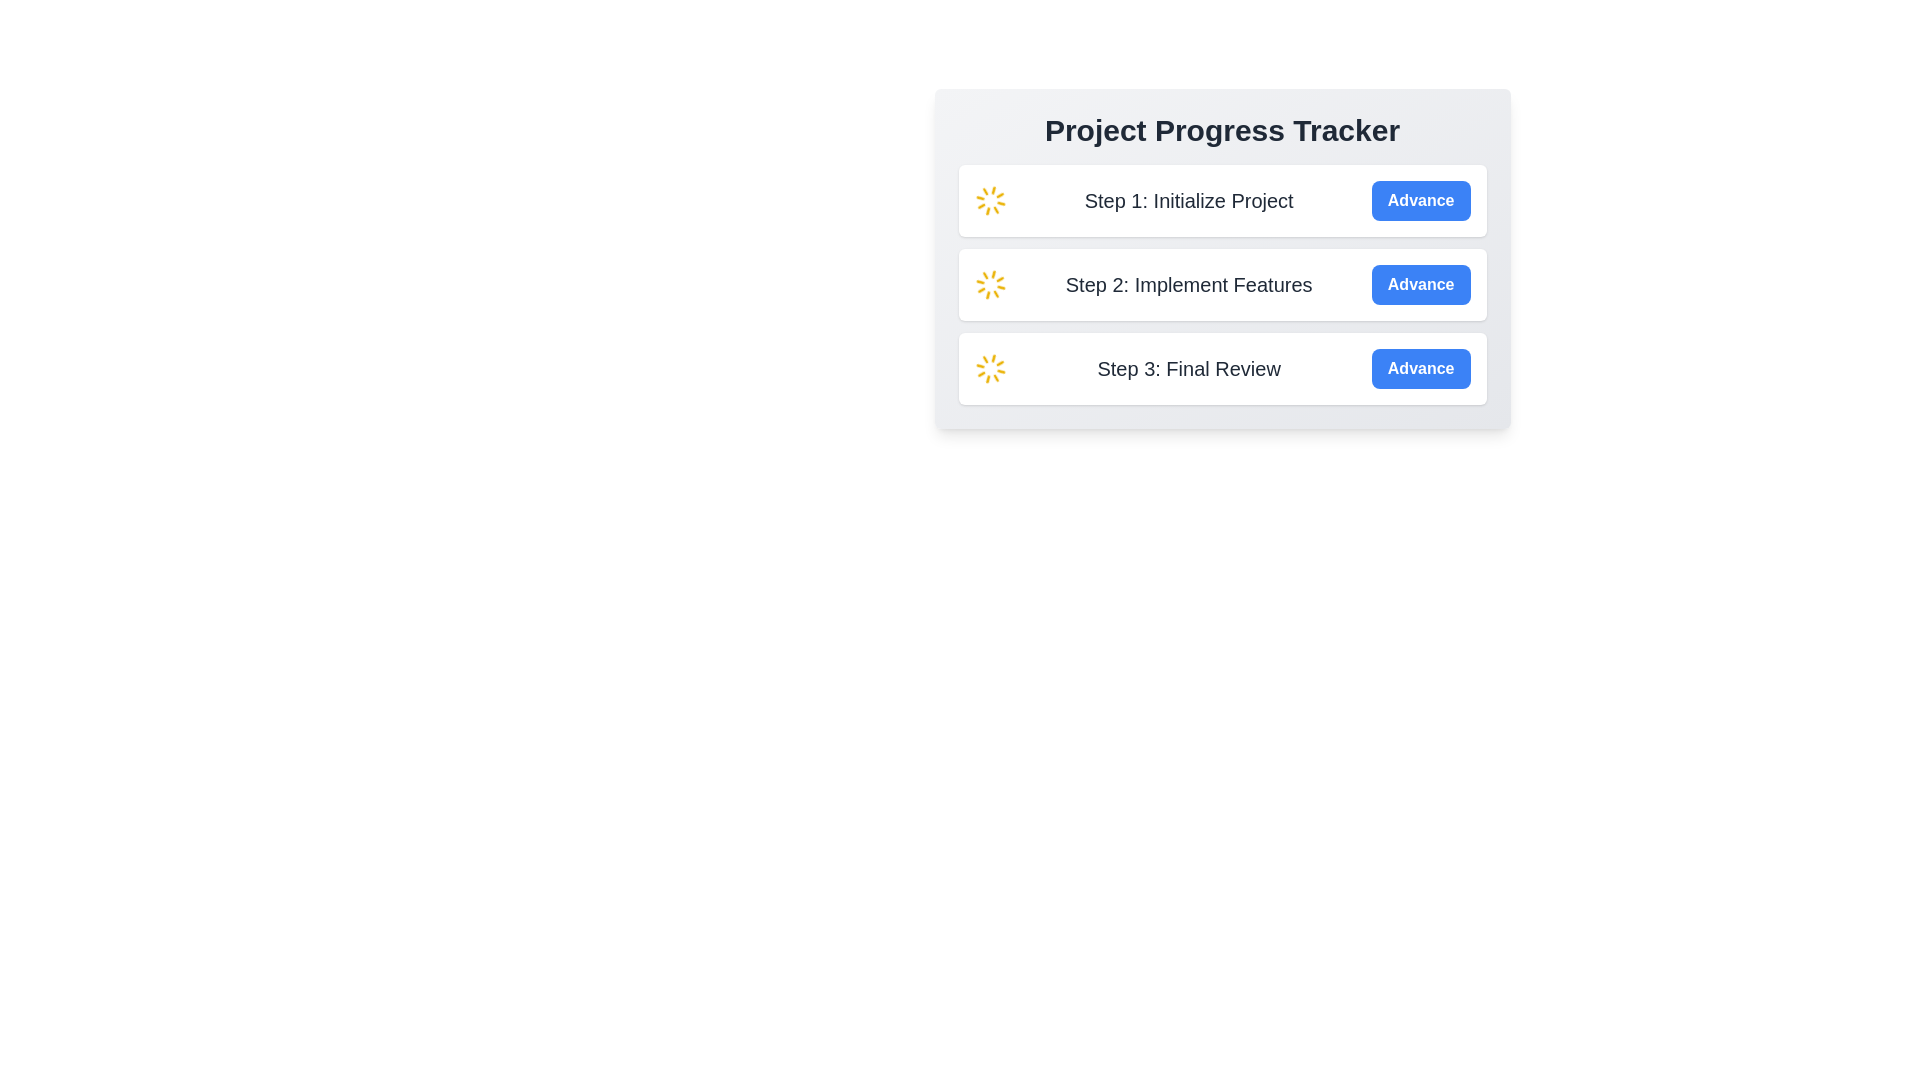 This screenshot has height=1080, width=1920. What do you see at coordinates (1189, 285) in the screenshot?
I see `text label that displays 'Step 2: Implement Features.' It is the second text block in a vertical stack within a white card layout` at bounding box center [1189, 285].